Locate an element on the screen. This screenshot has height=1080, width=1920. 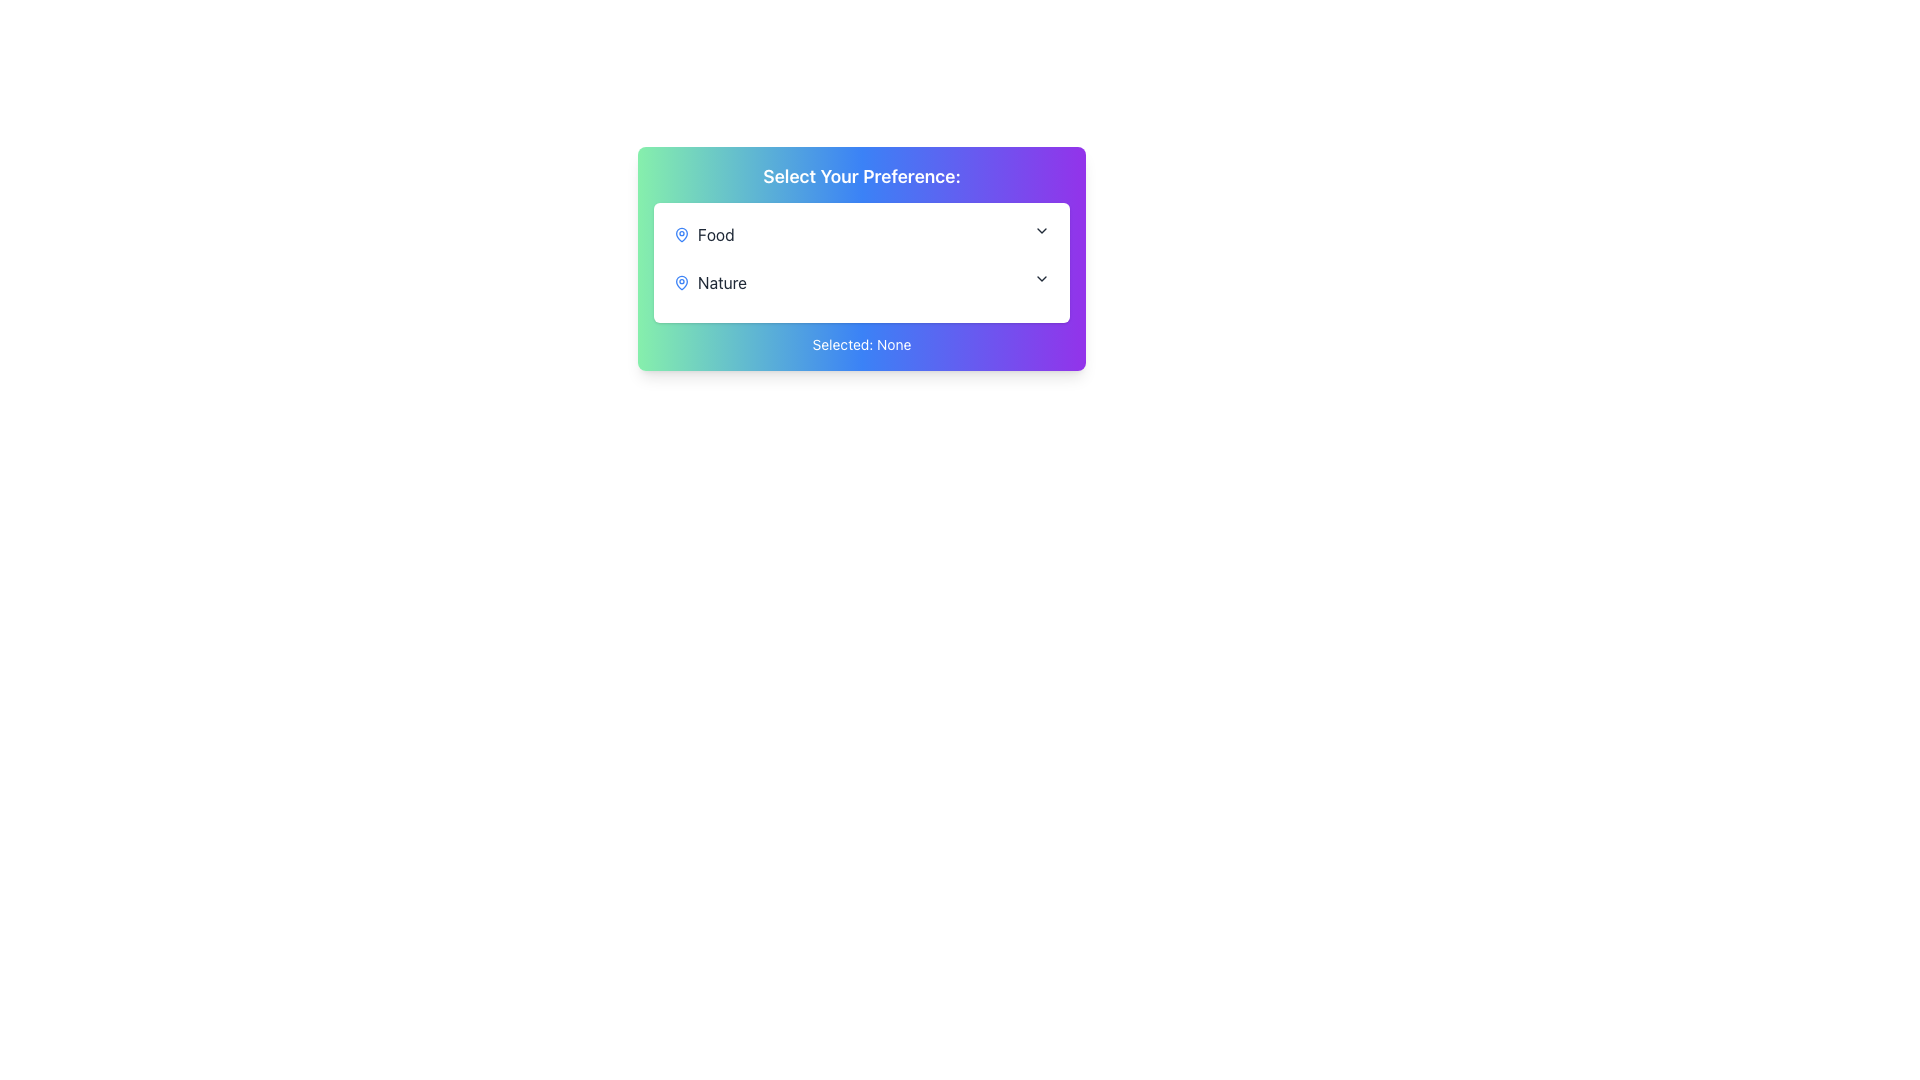
the 'Food' label with a blue map pin icon is located at coordinates (704, 234).